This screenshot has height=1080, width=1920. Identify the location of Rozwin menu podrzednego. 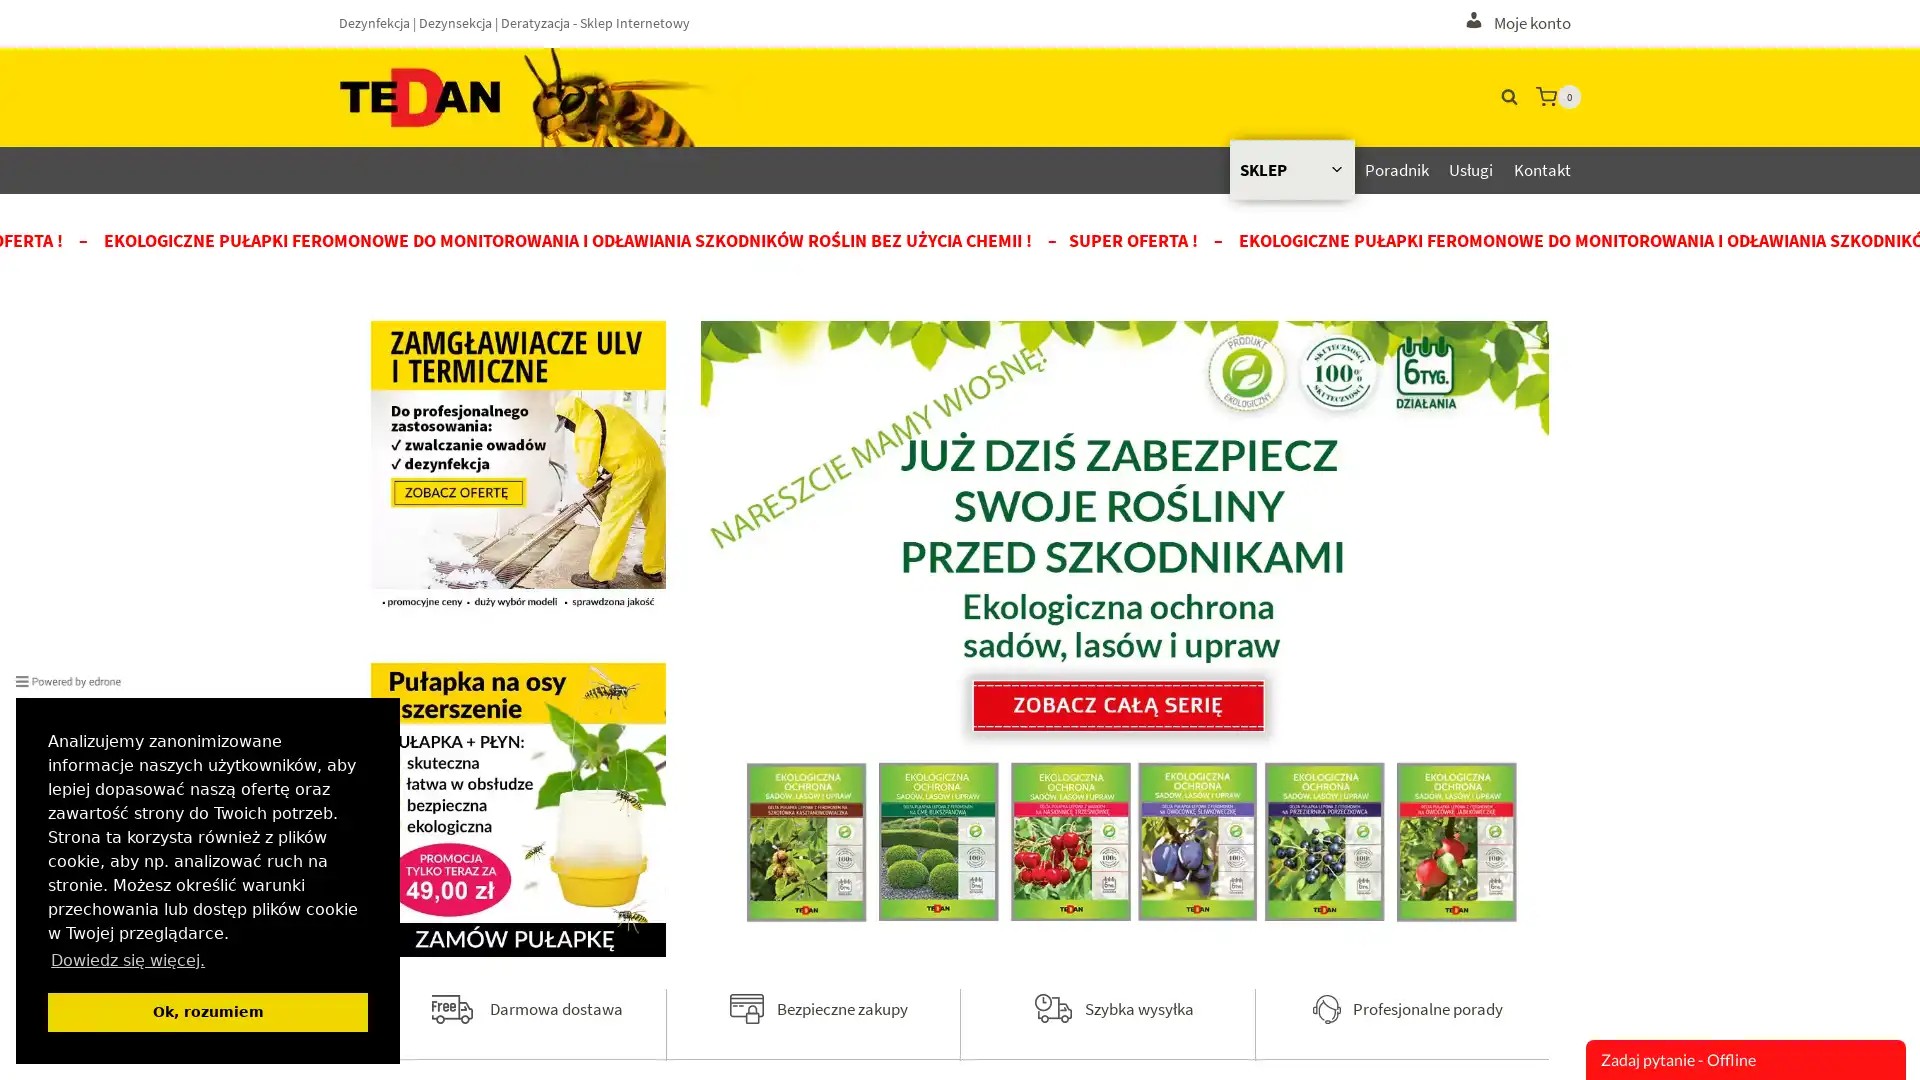
(1291, 168).